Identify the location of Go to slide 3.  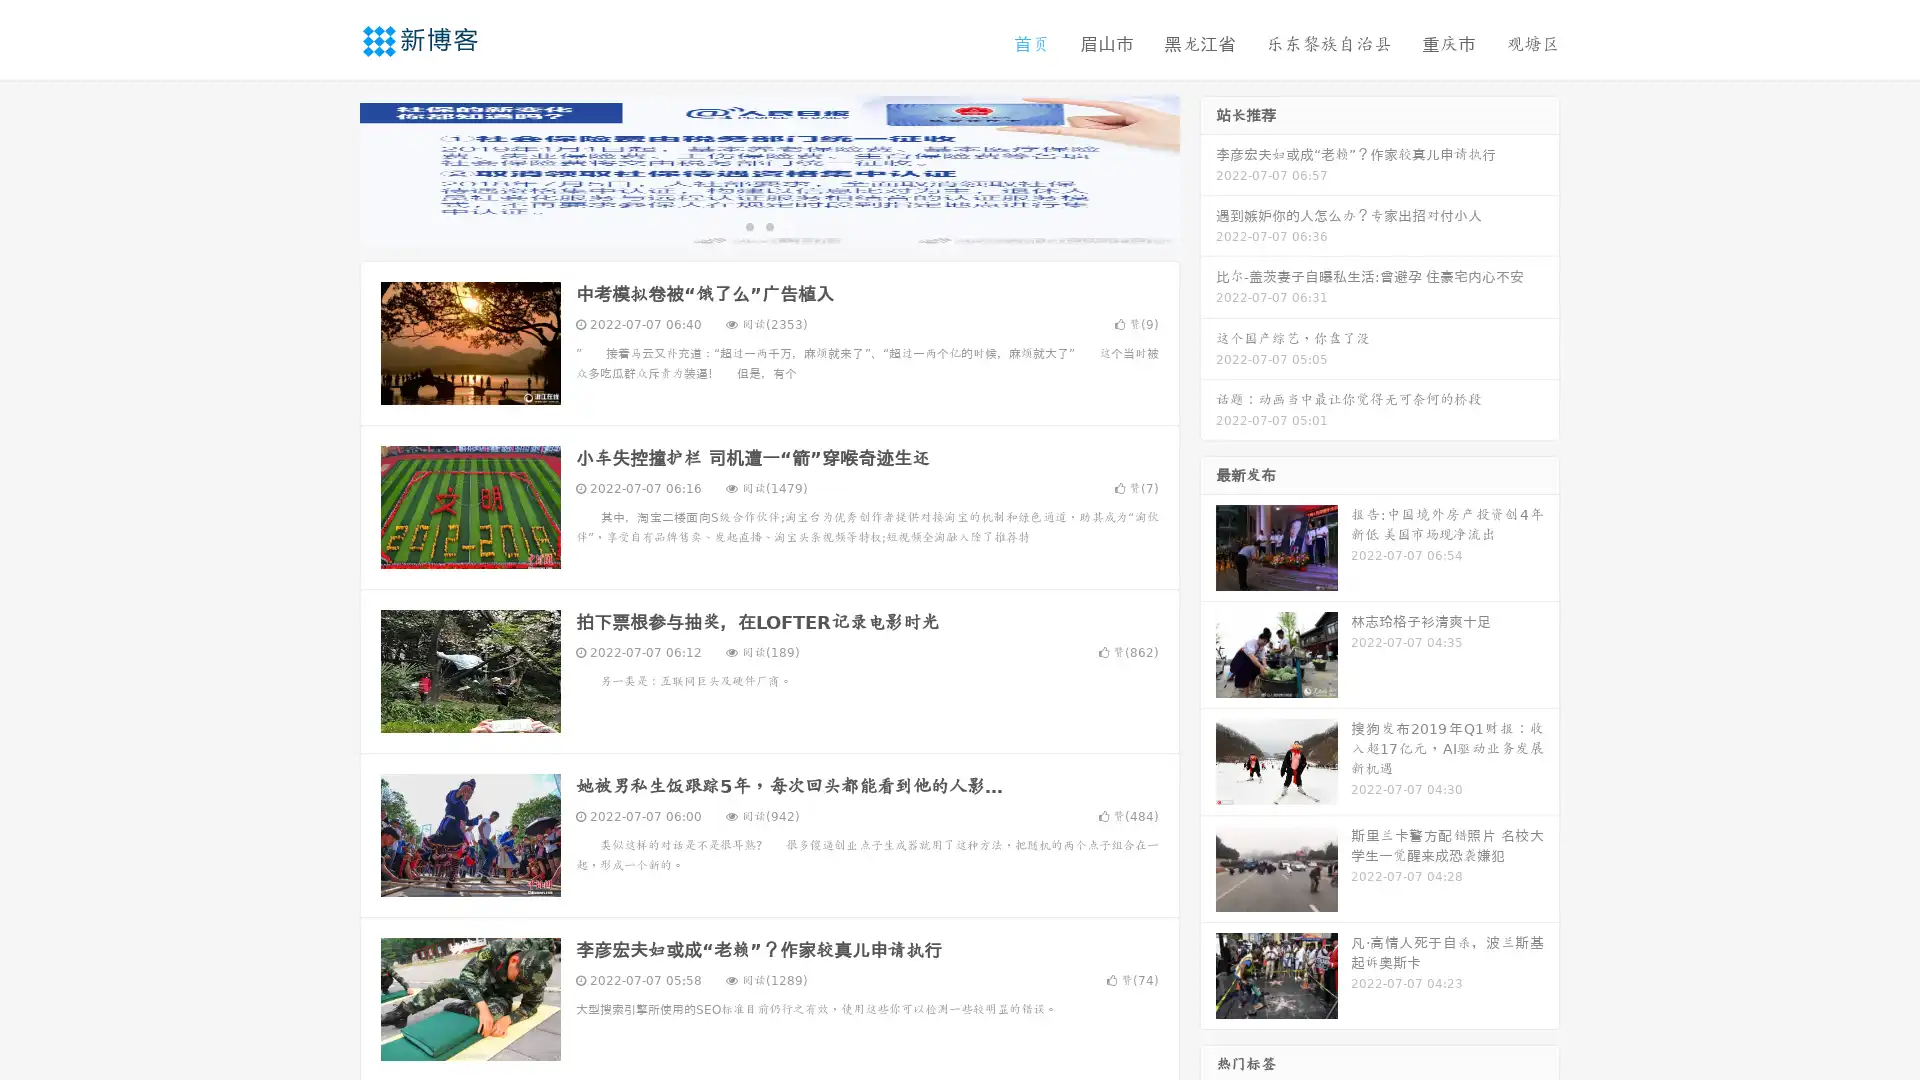
(789, 225).